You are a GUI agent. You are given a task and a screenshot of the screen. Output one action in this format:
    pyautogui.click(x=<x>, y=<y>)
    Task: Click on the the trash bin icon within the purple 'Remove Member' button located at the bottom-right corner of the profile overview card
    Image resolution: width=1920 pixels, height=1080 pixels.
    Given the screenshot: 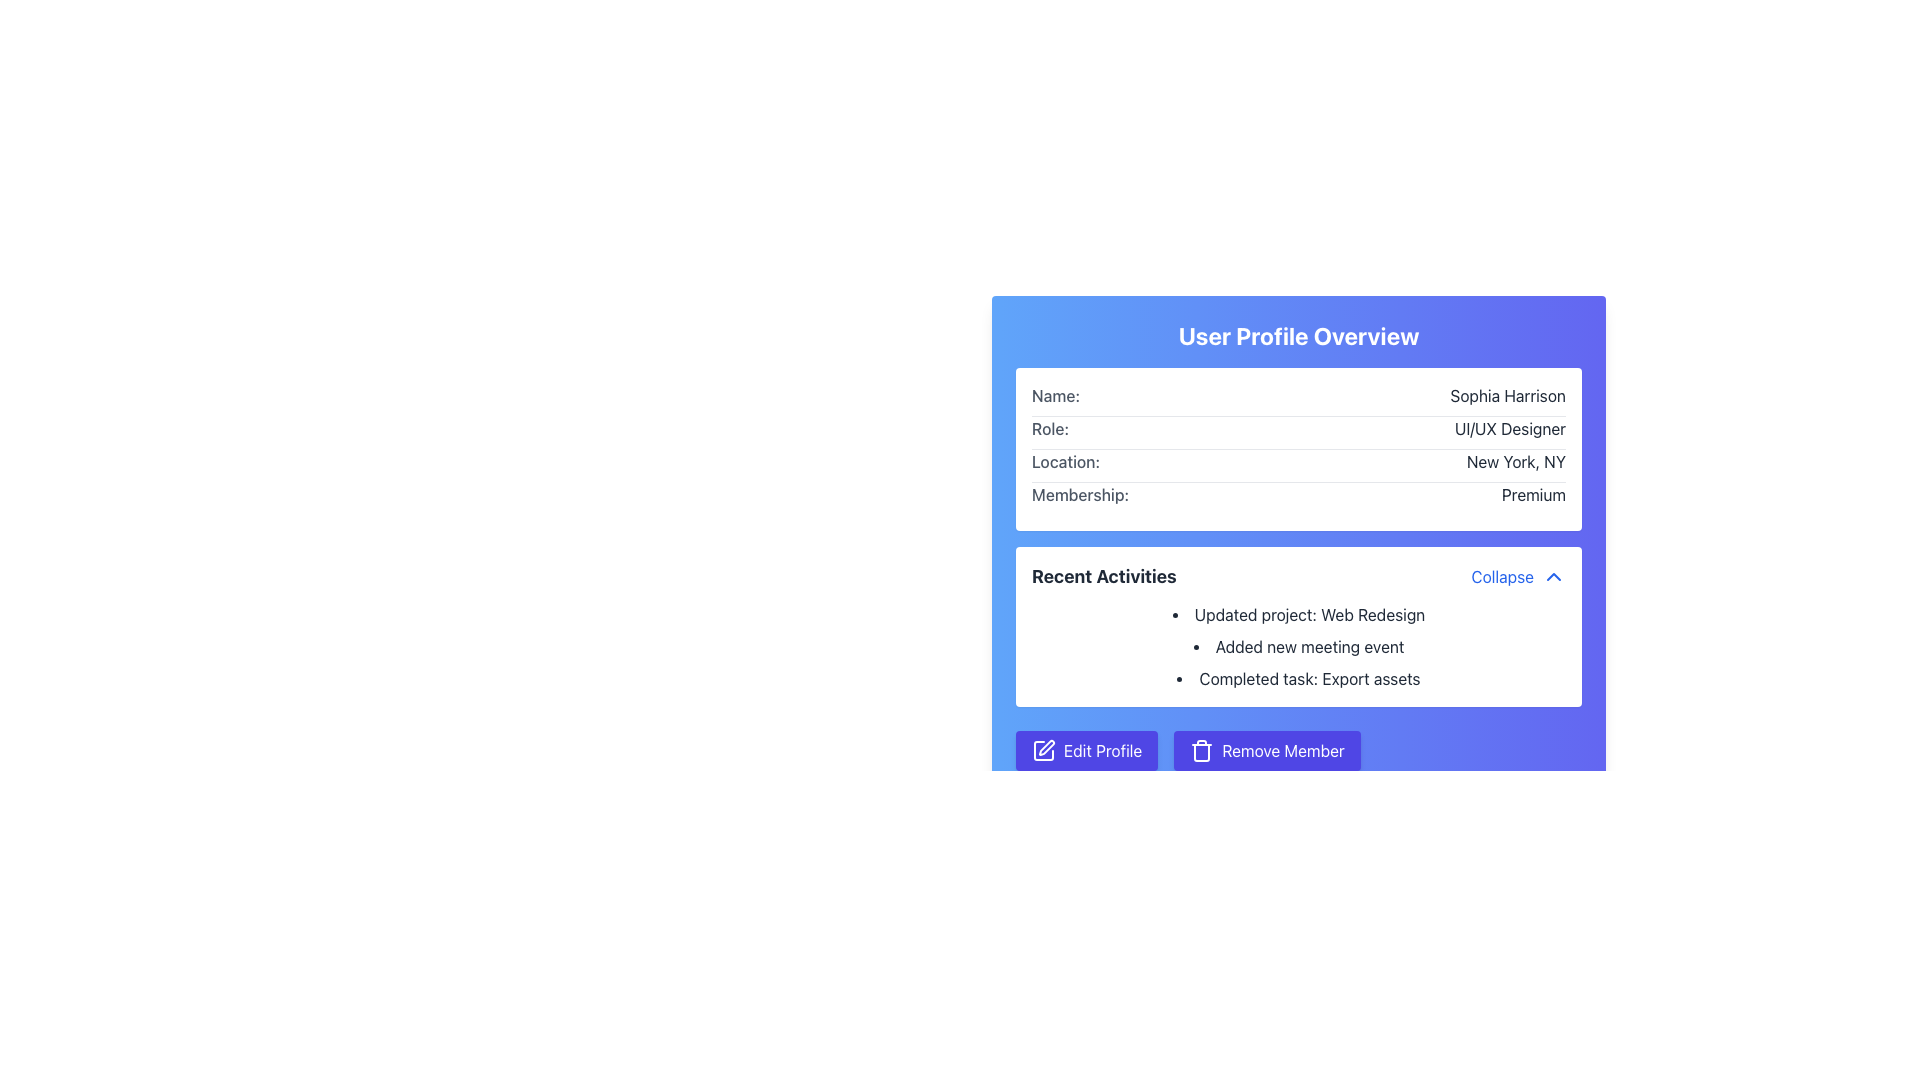 What is the action you would take?
    pyautogui.click(x=1201, y=752)
    